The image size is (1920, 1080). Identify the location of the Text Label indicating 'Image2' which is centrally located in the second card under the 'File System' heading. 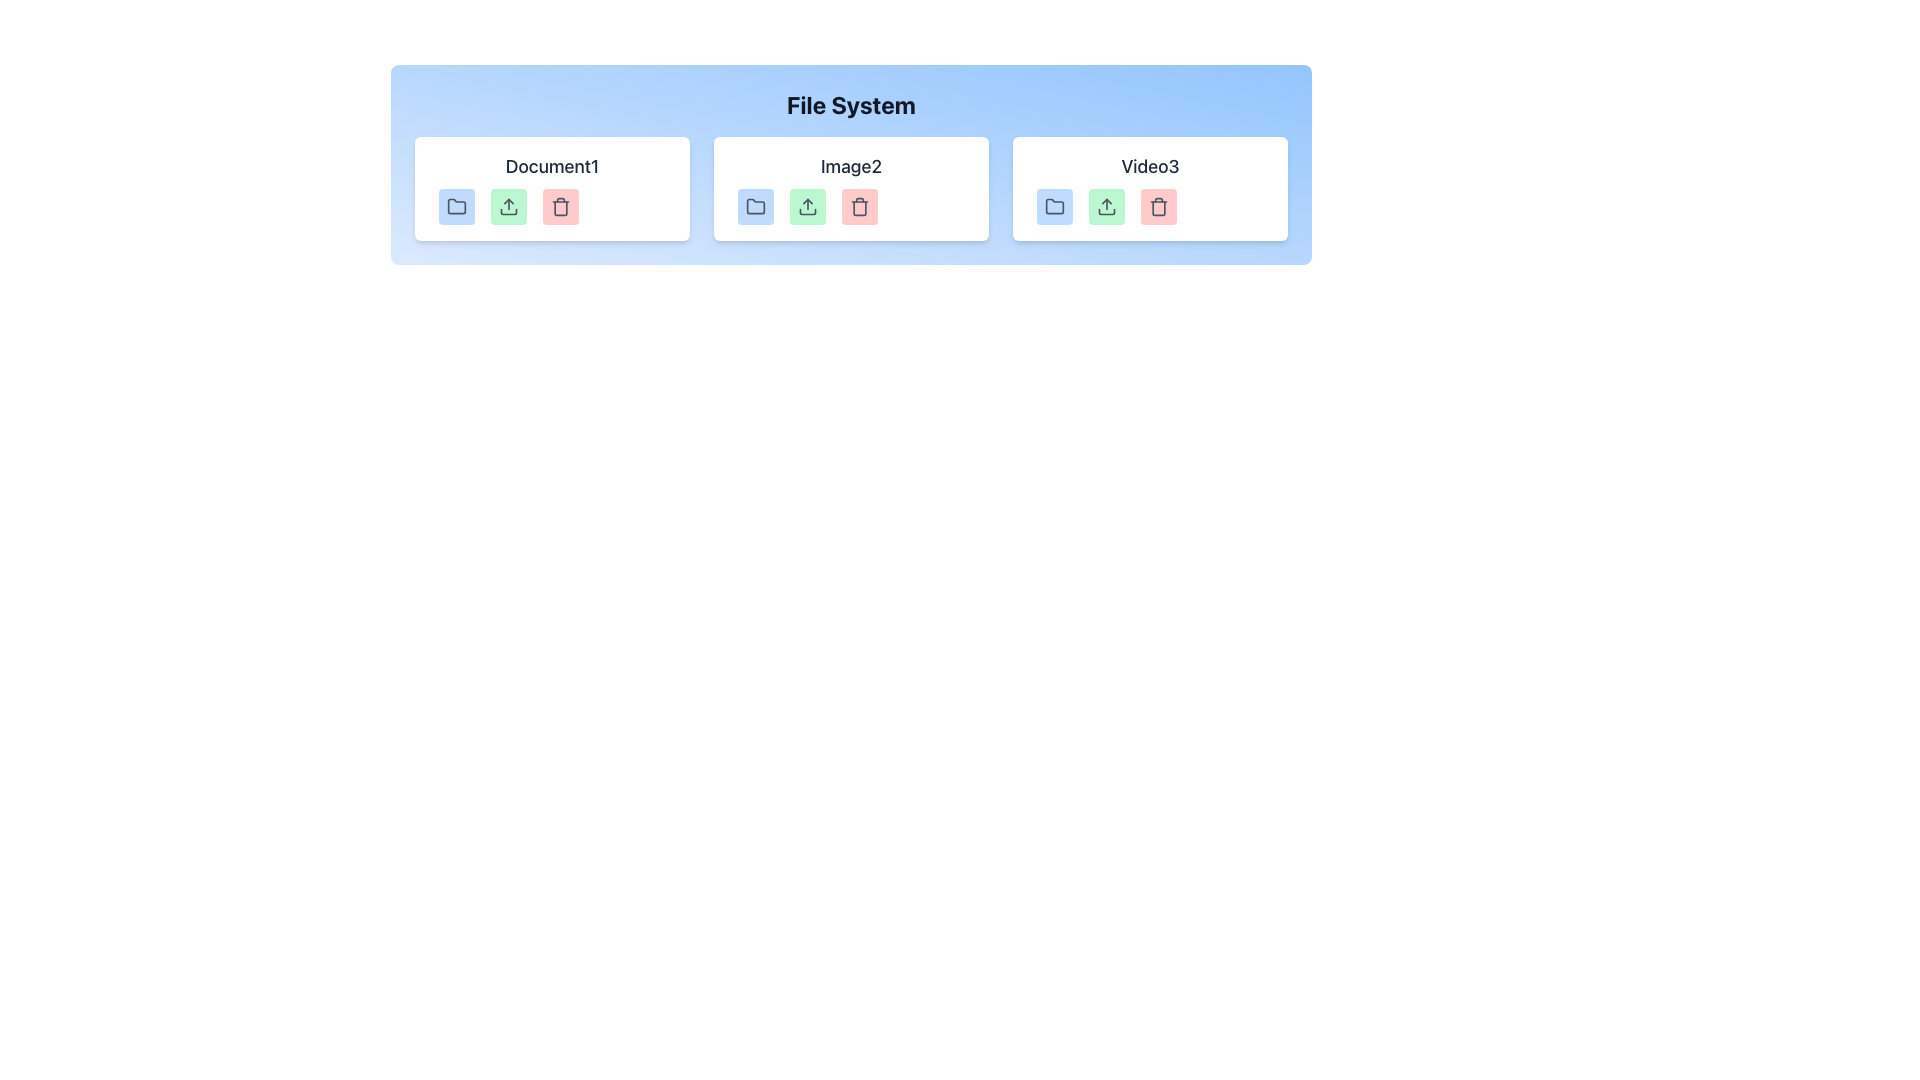
(851, 165).